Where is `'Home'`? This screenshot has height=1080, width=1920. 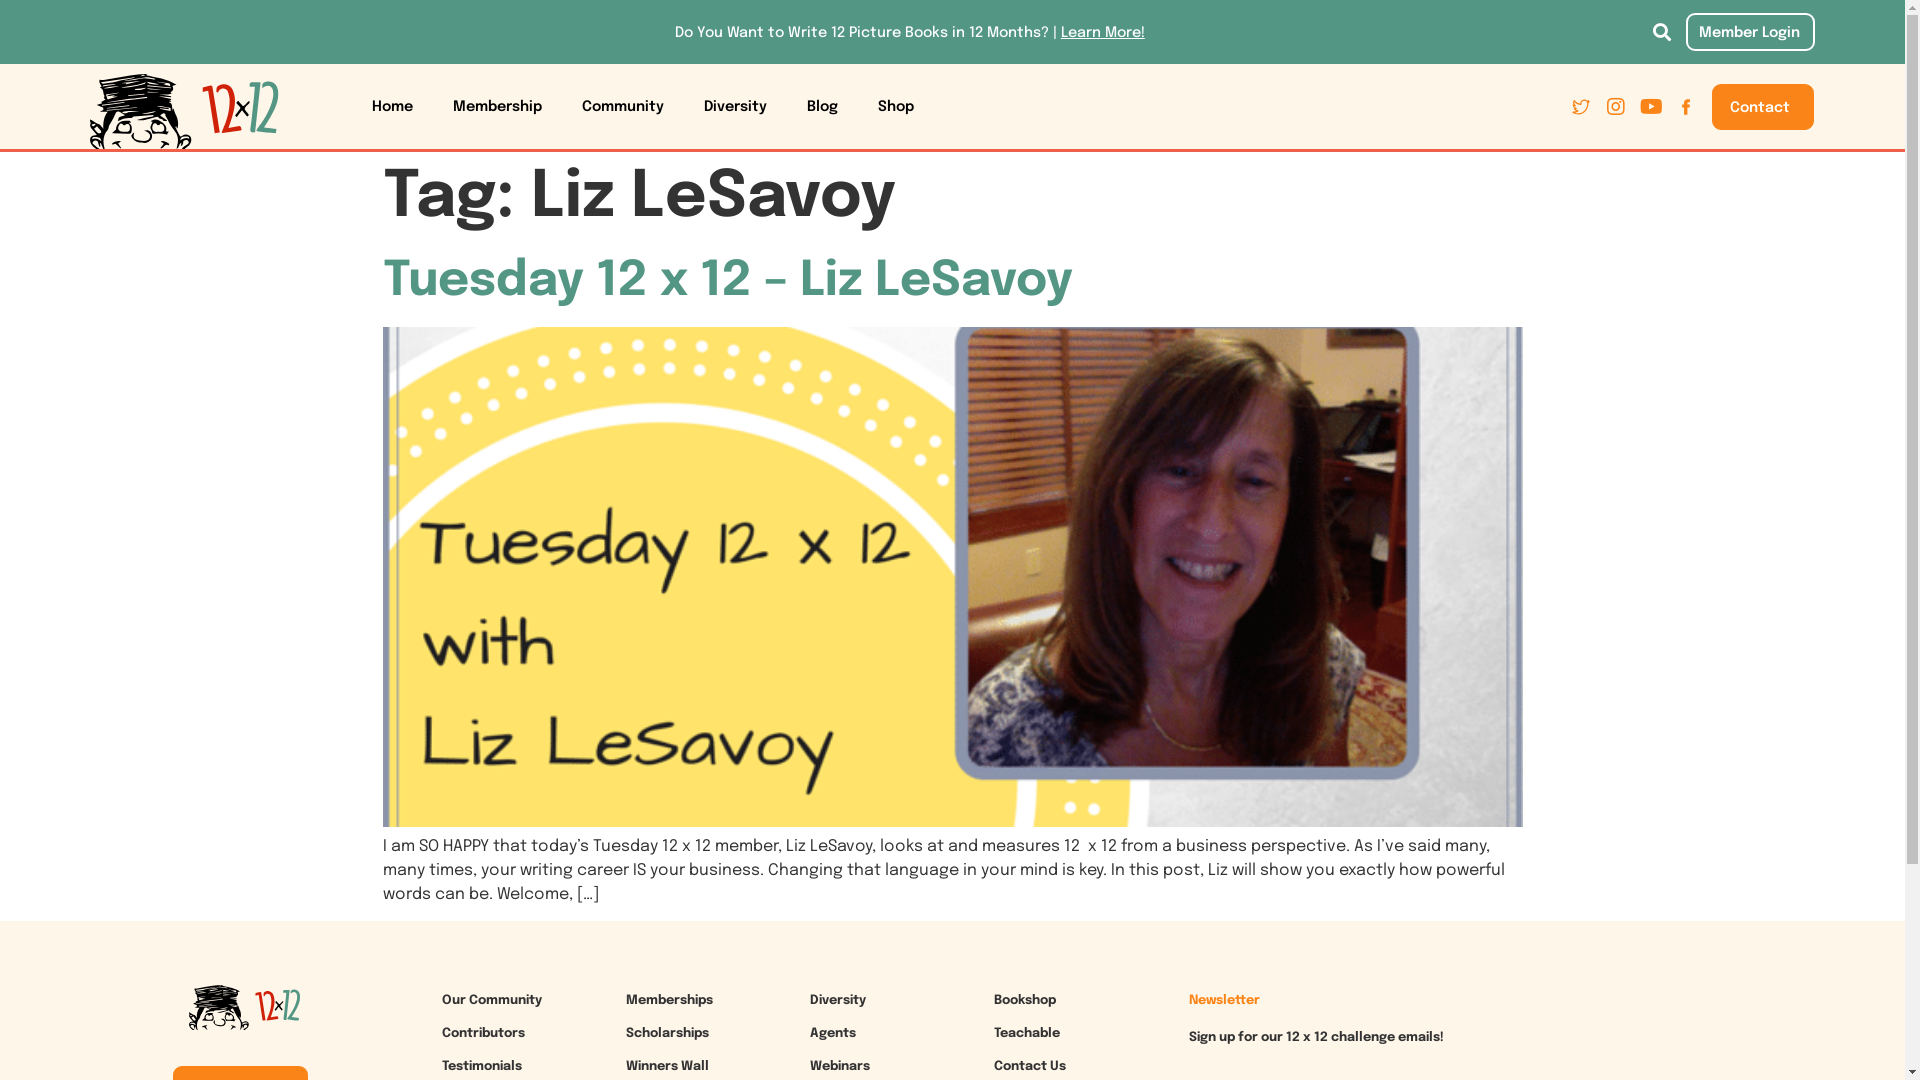 'Home' is located at coordinates (392, 107).